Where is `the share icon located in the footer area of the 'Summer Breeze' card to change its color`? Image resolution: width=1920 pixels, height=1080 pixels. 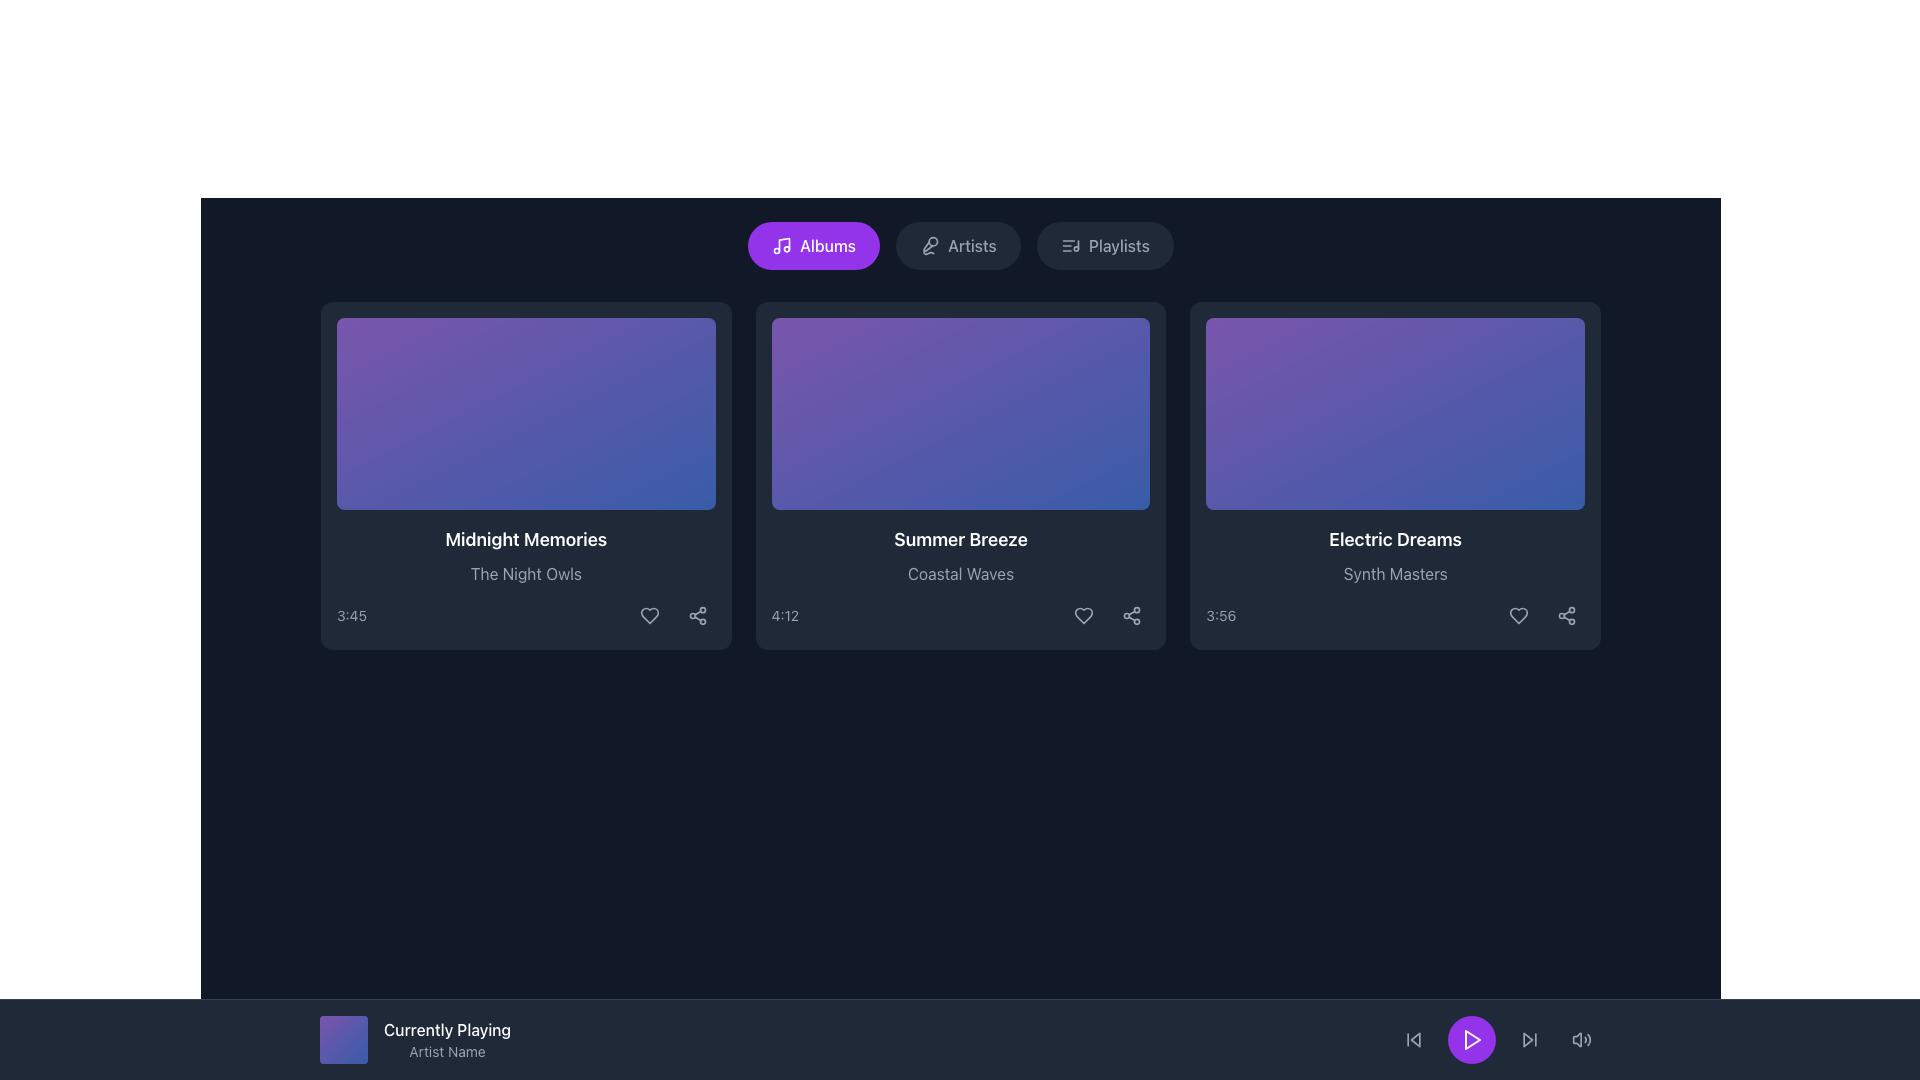 the share icon located in the footer area of the 'Summer Breeze' card to change its color is located at coordinates (1132, 615).